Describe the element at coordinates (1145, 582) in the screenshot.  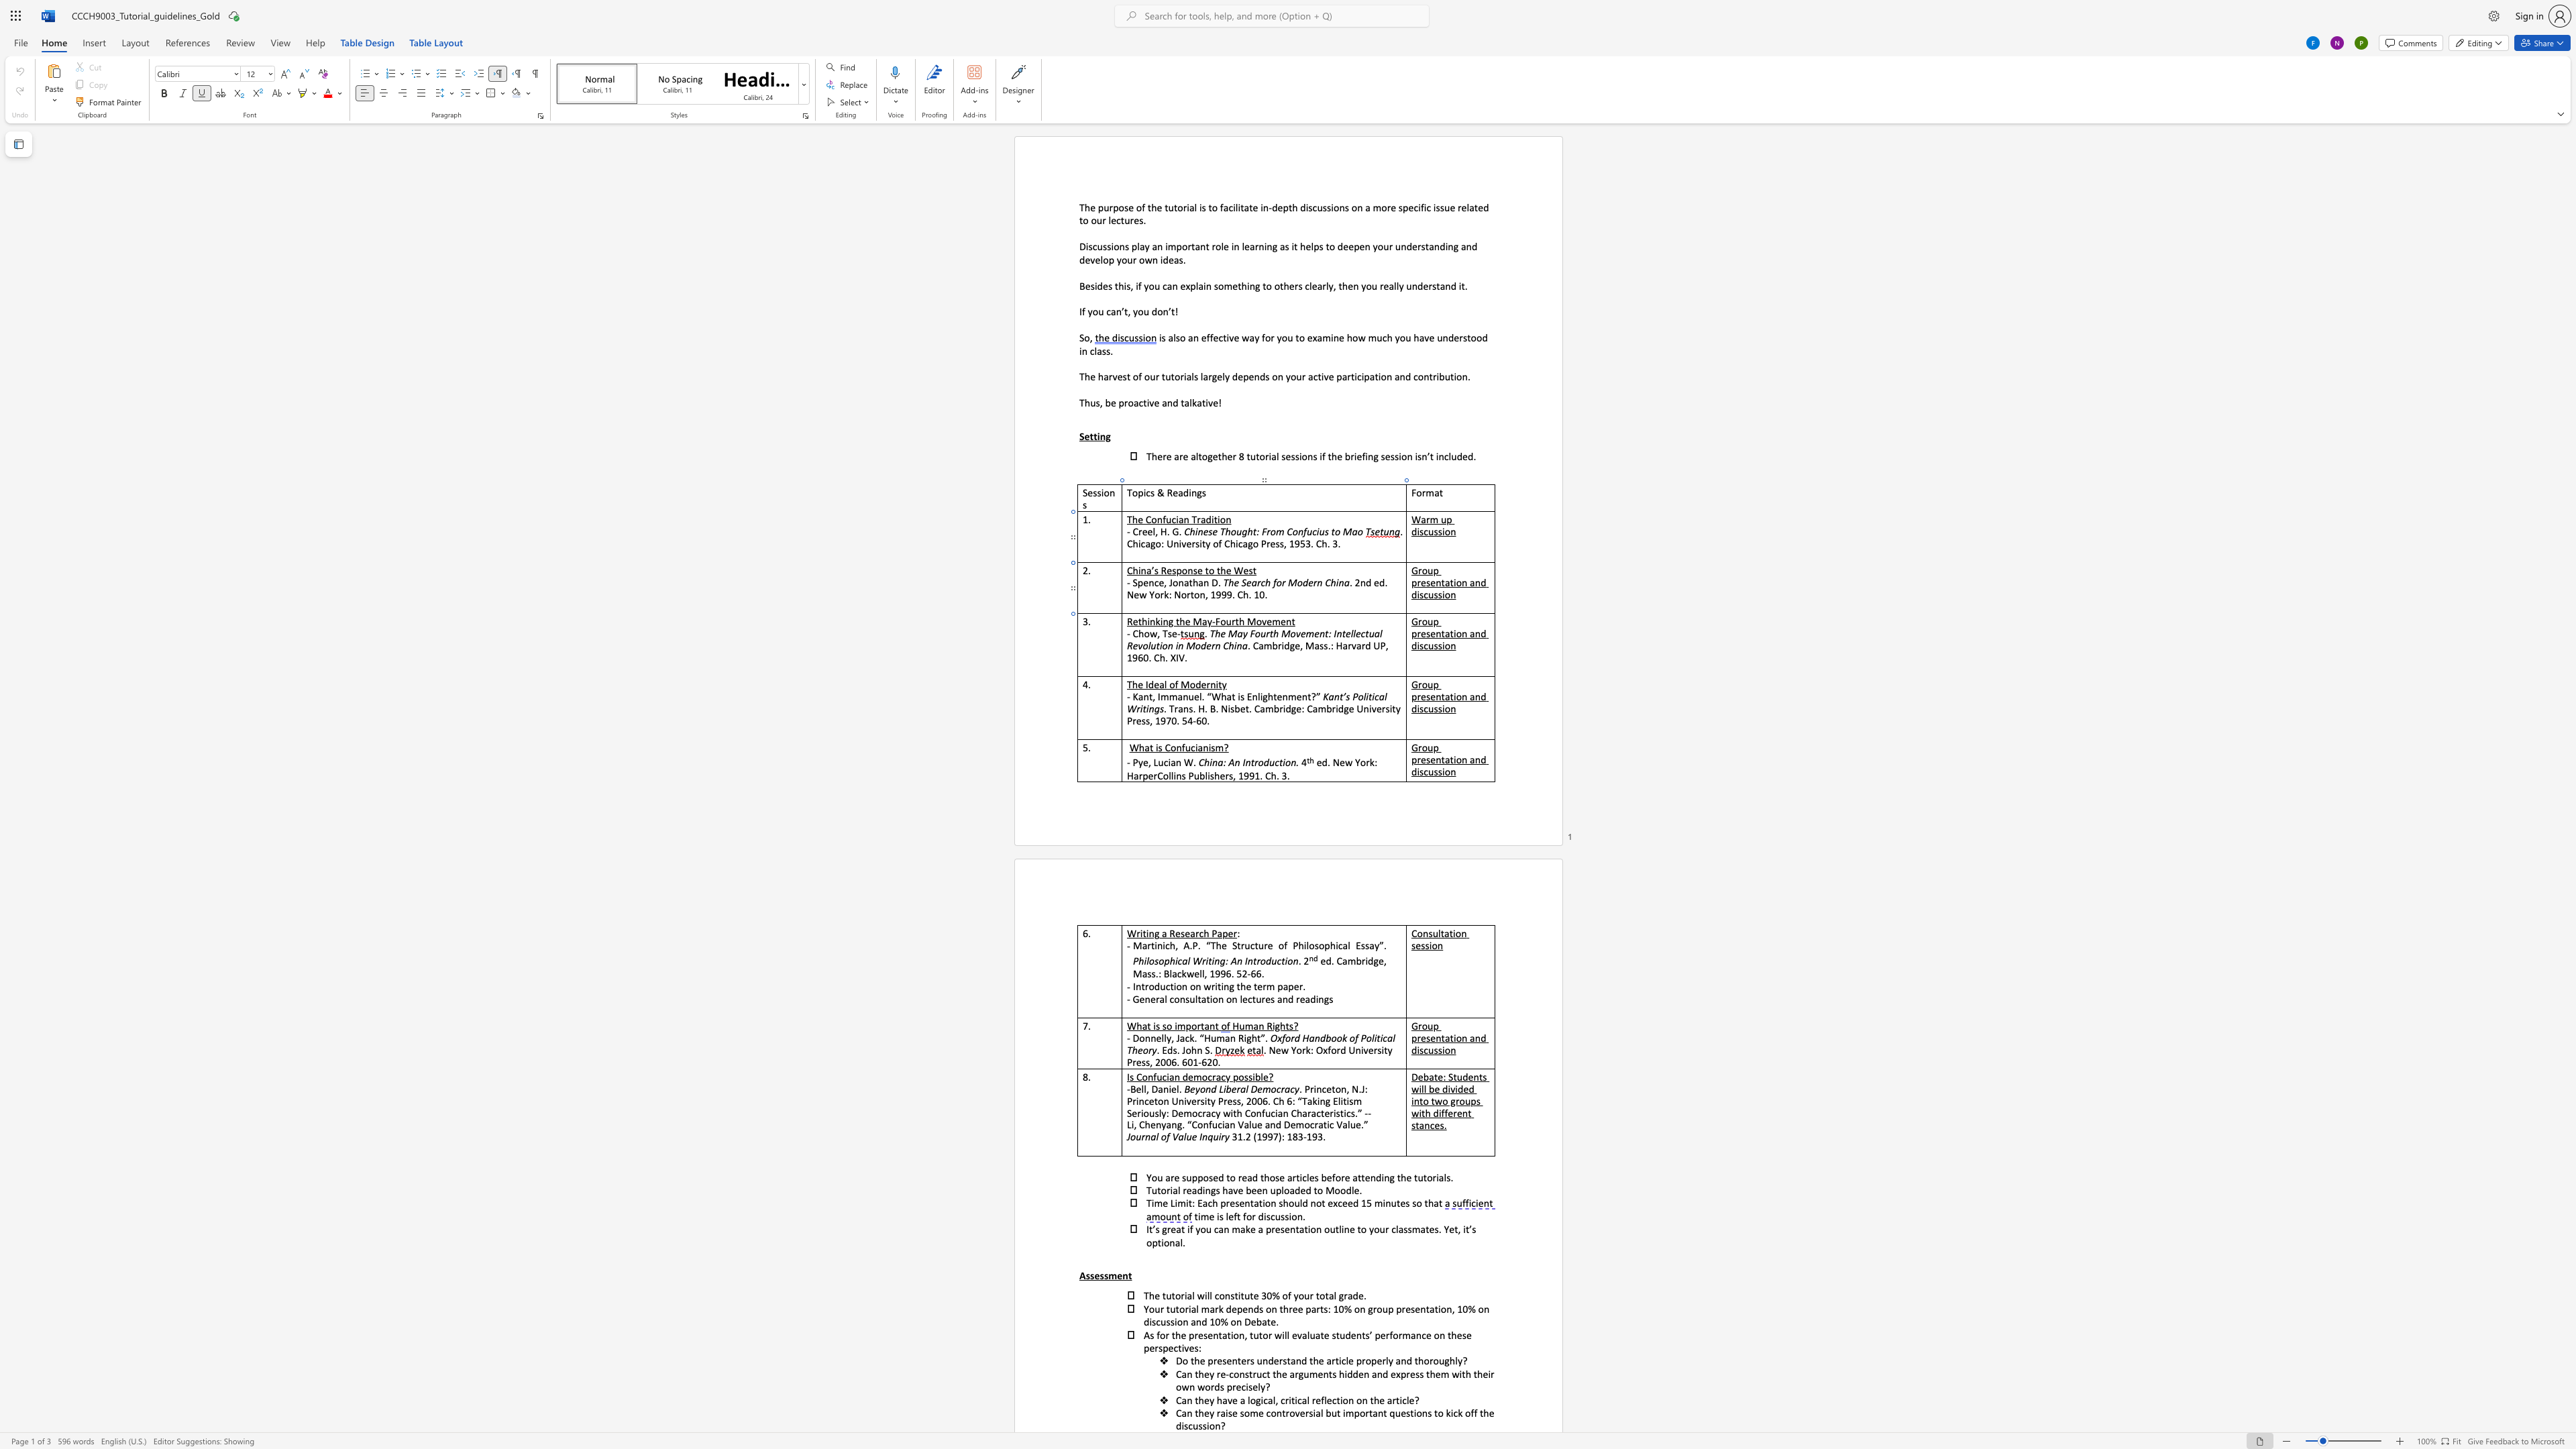
I see `the 1th character "e" in the text` at that location.